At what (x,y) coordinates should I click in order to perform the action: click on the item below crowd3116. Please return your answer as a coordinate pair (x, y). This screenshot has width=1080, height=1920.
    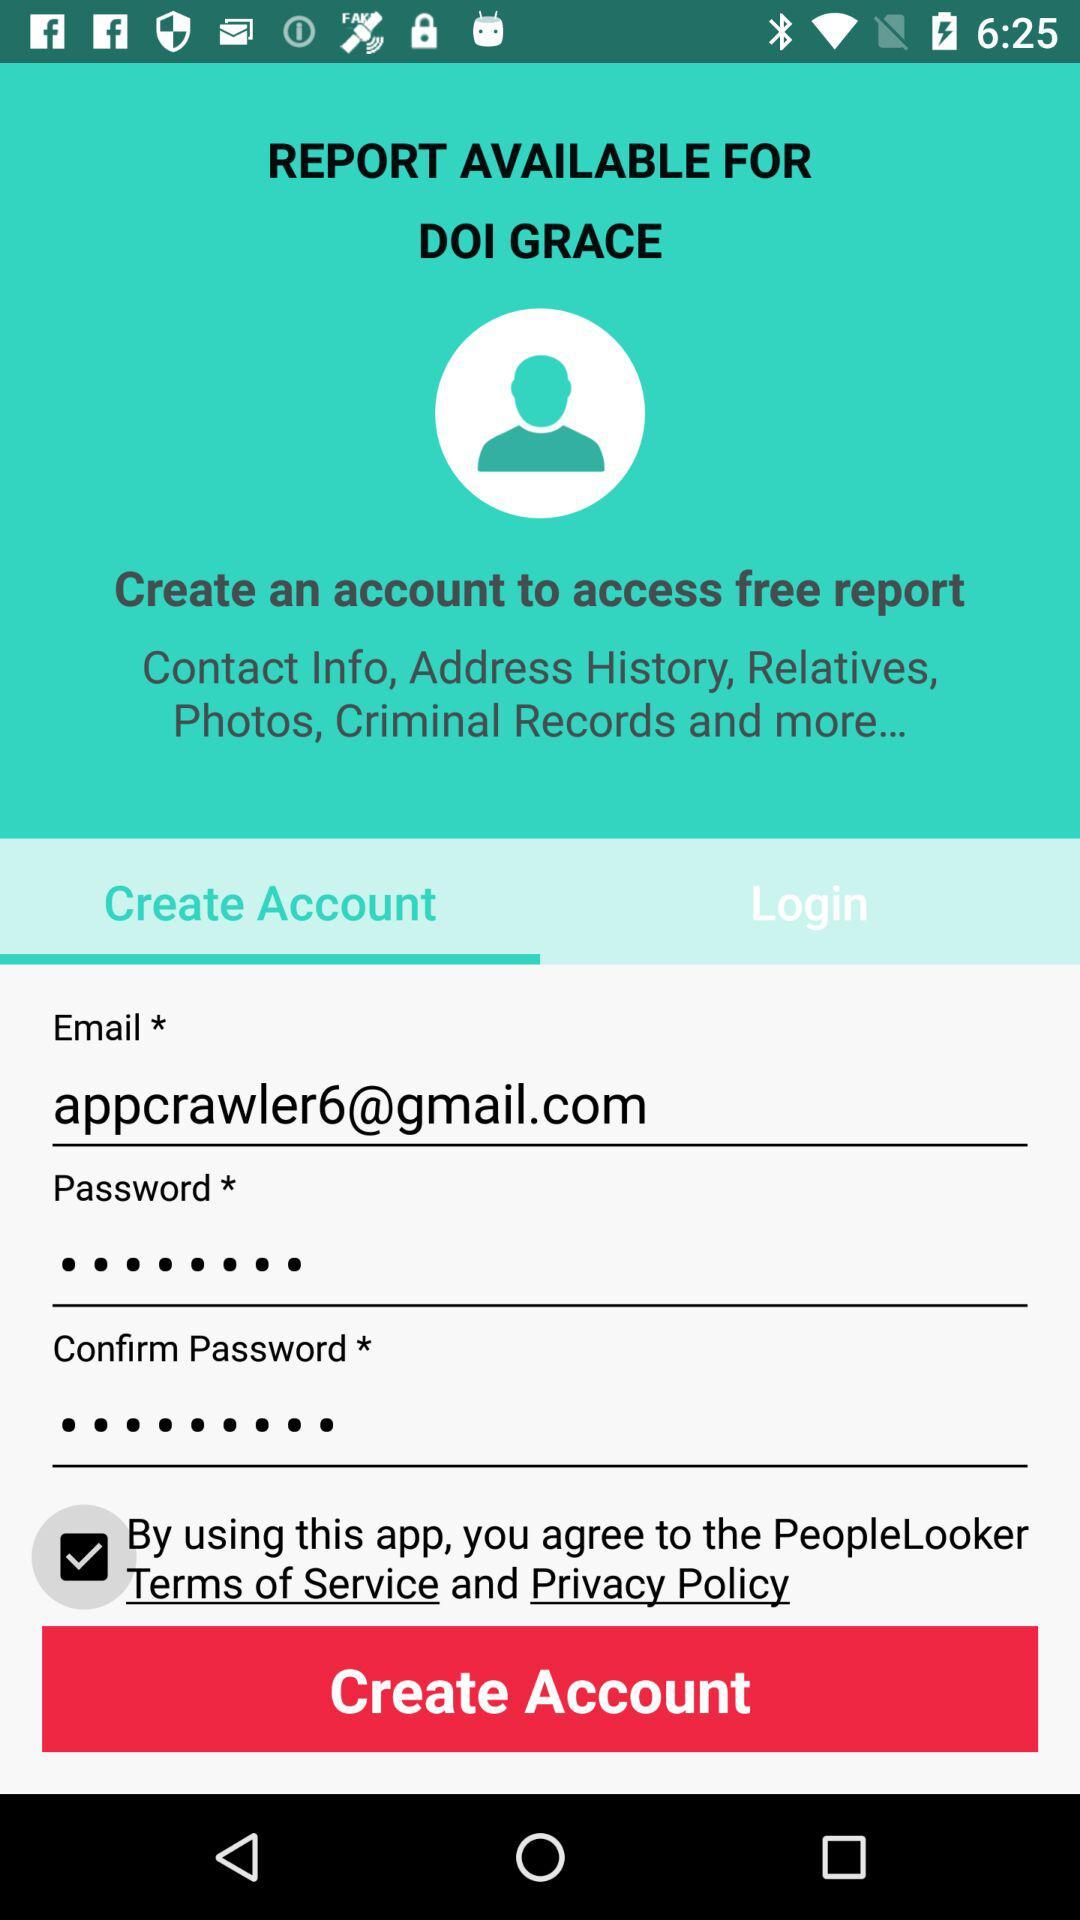
    Looking at the image, I should click on (582, 1555).